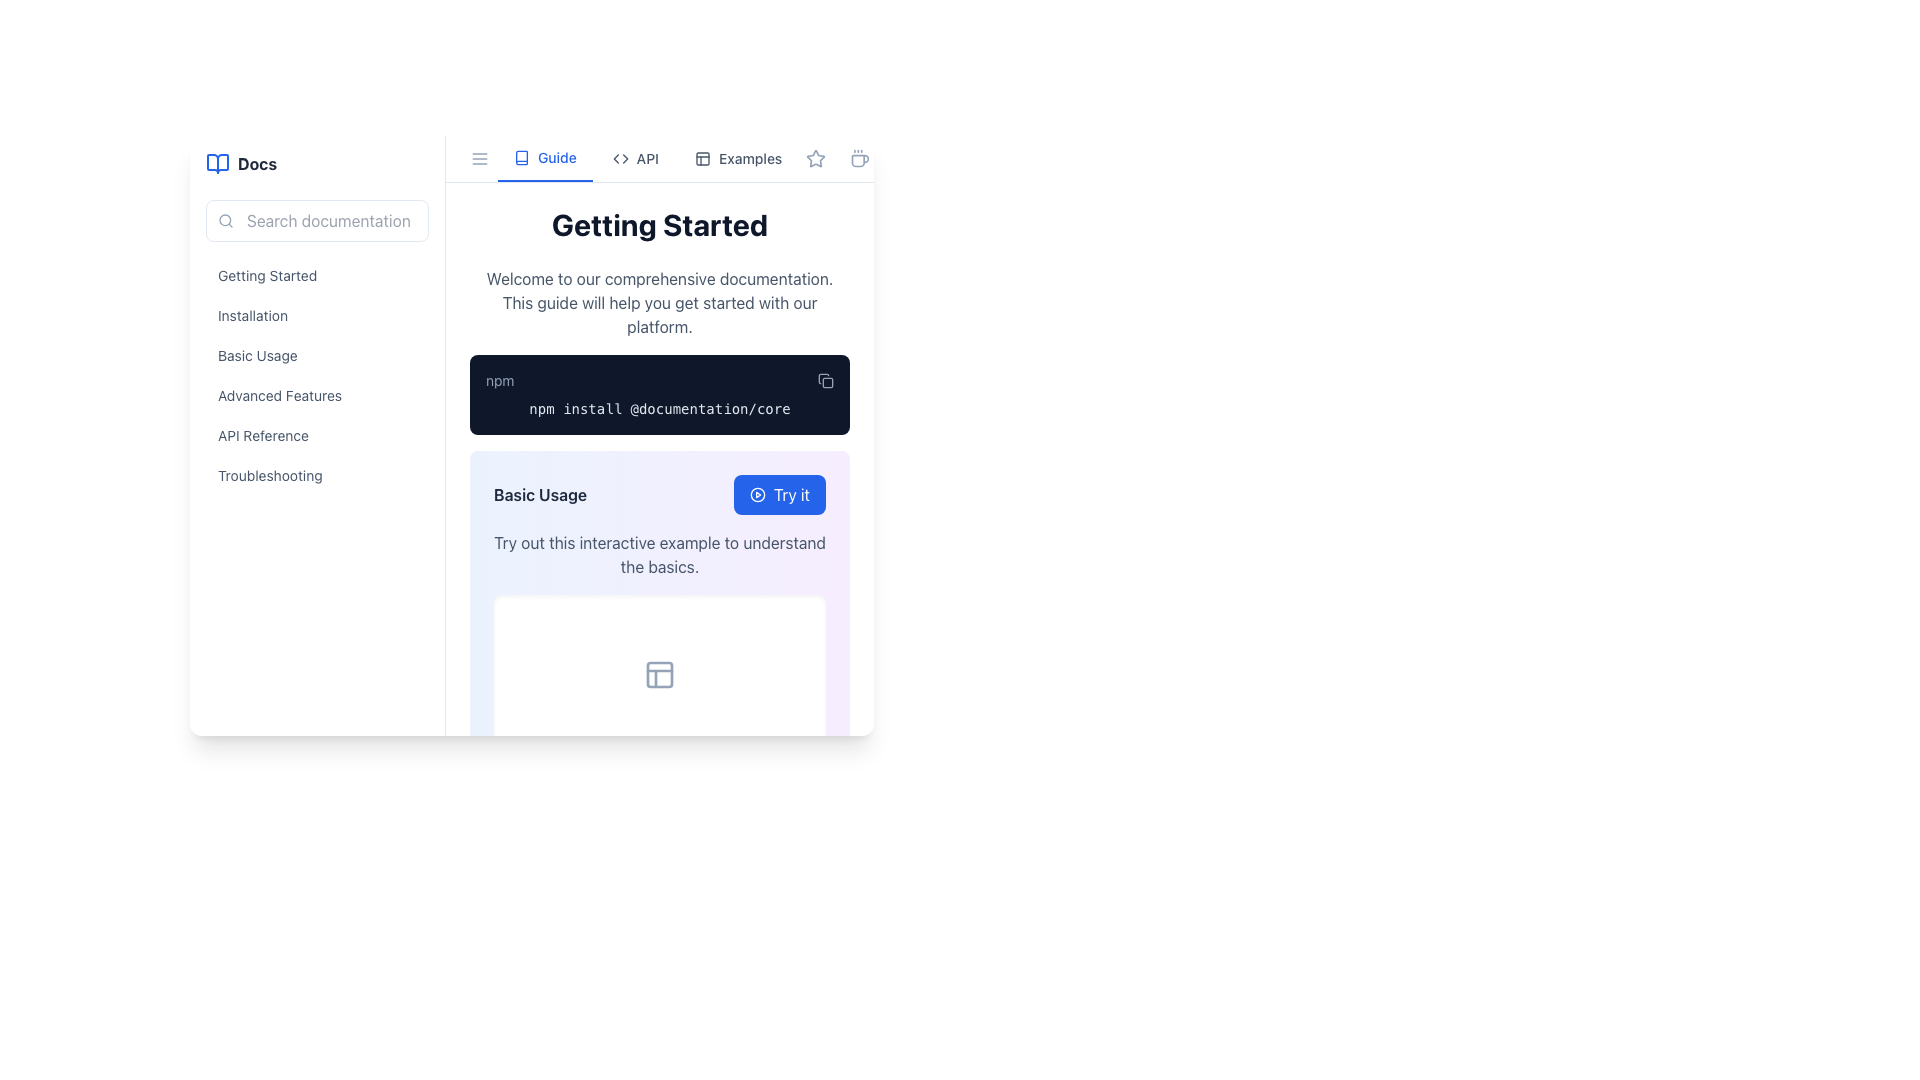 This screenshot has height=1080, width=1920. Describe the element at coordinates (480, 157) in the screenshot. I see `the Icon button located in the top-left corner of the navigation bar, which serves as a menu toggle button` at that location.